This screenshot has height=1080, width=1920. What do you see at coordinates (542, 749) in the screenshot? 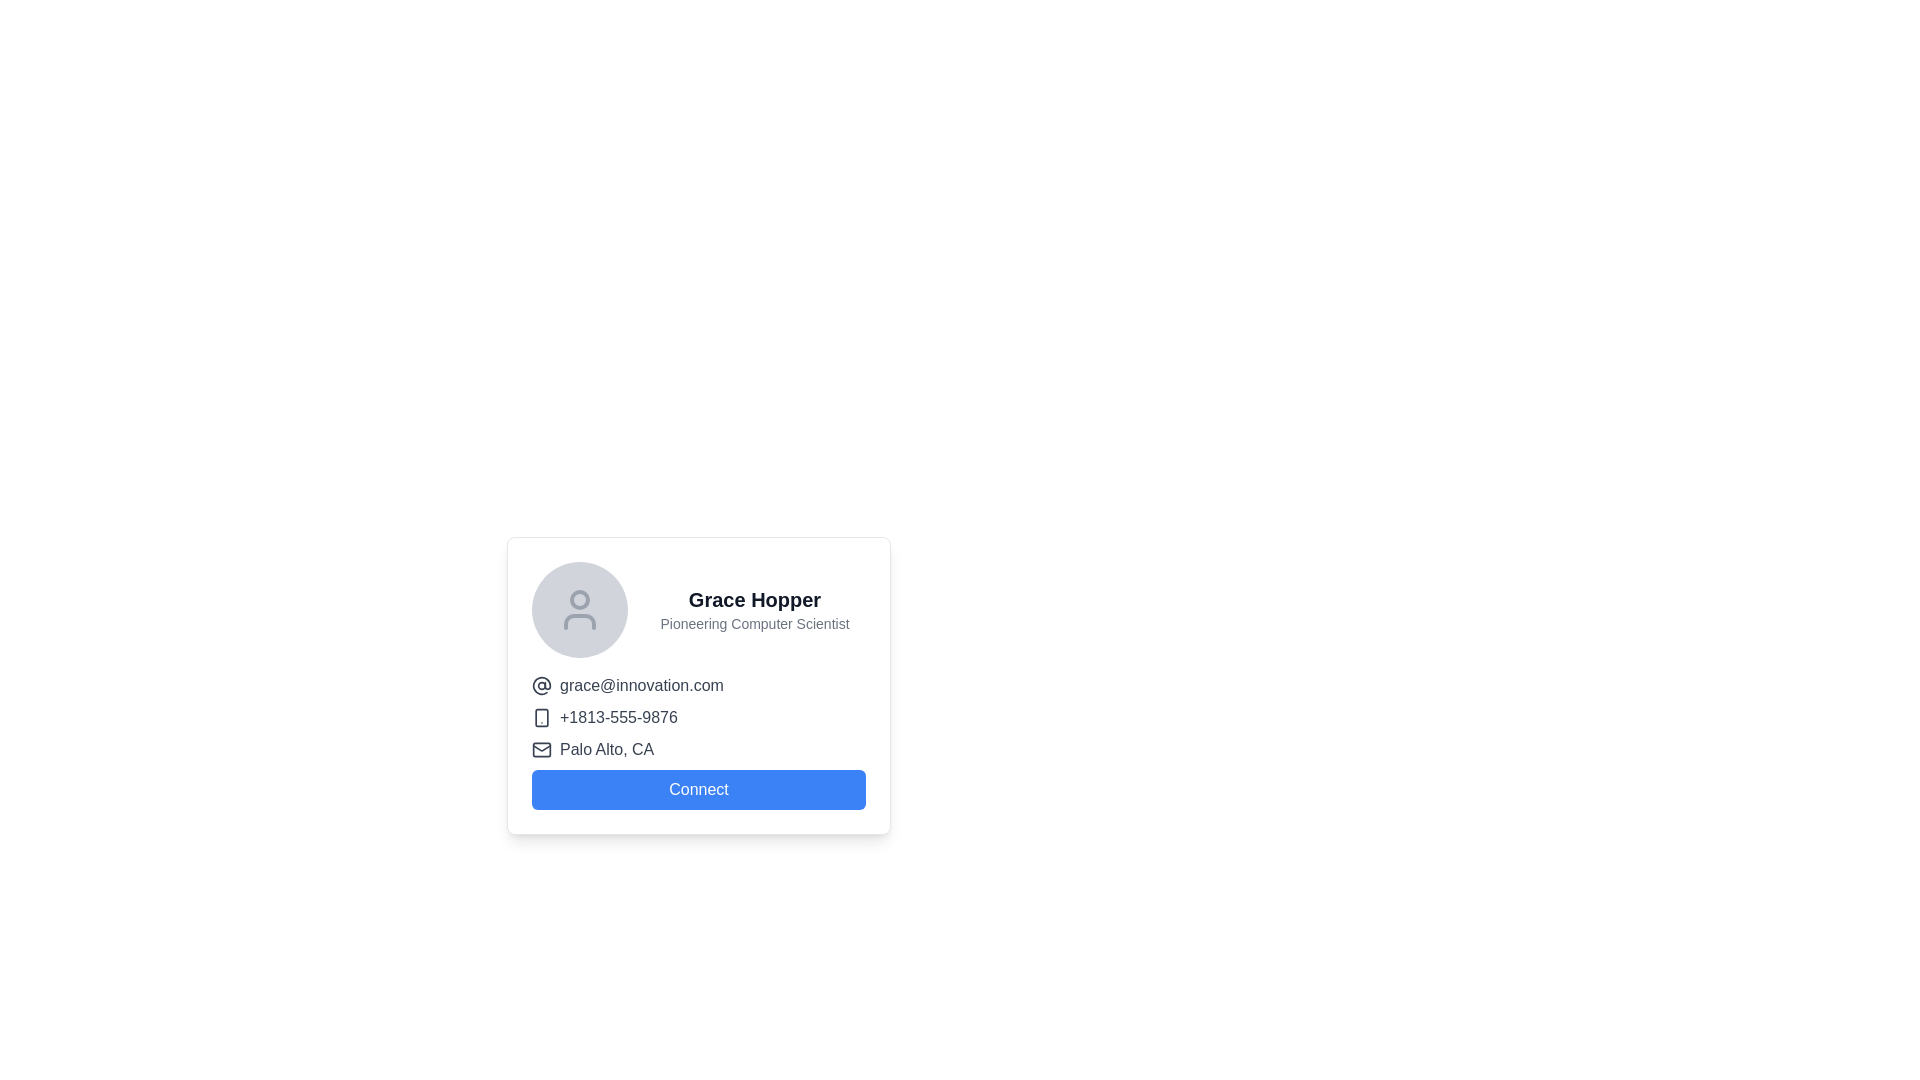
I see `the rectangular shape that resembles the body of an envelope icon, located above the text 'Palo Alto, CA' and aligned with a red mail icon` at bounding box center [542, 749].